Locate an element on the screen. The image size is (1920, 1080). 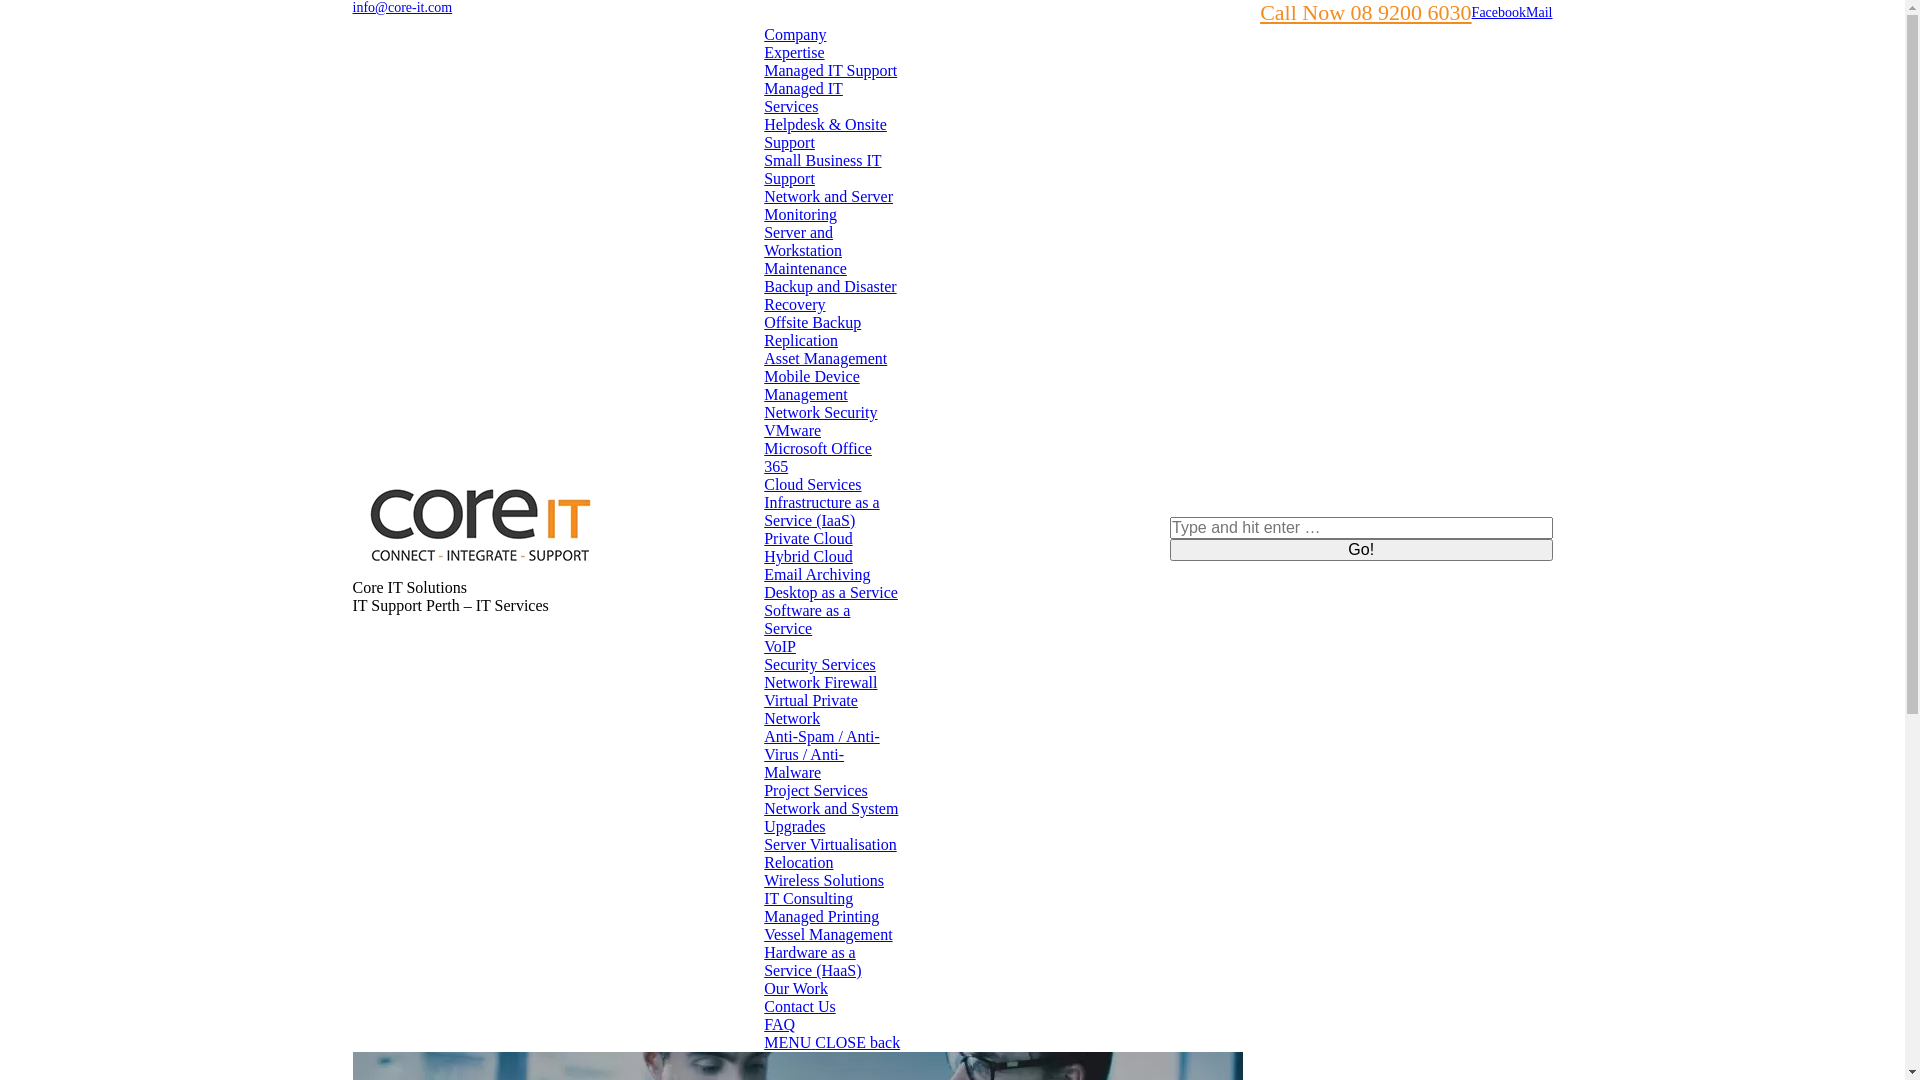
'info@core-it.com' is located at coordinates (401, 7).